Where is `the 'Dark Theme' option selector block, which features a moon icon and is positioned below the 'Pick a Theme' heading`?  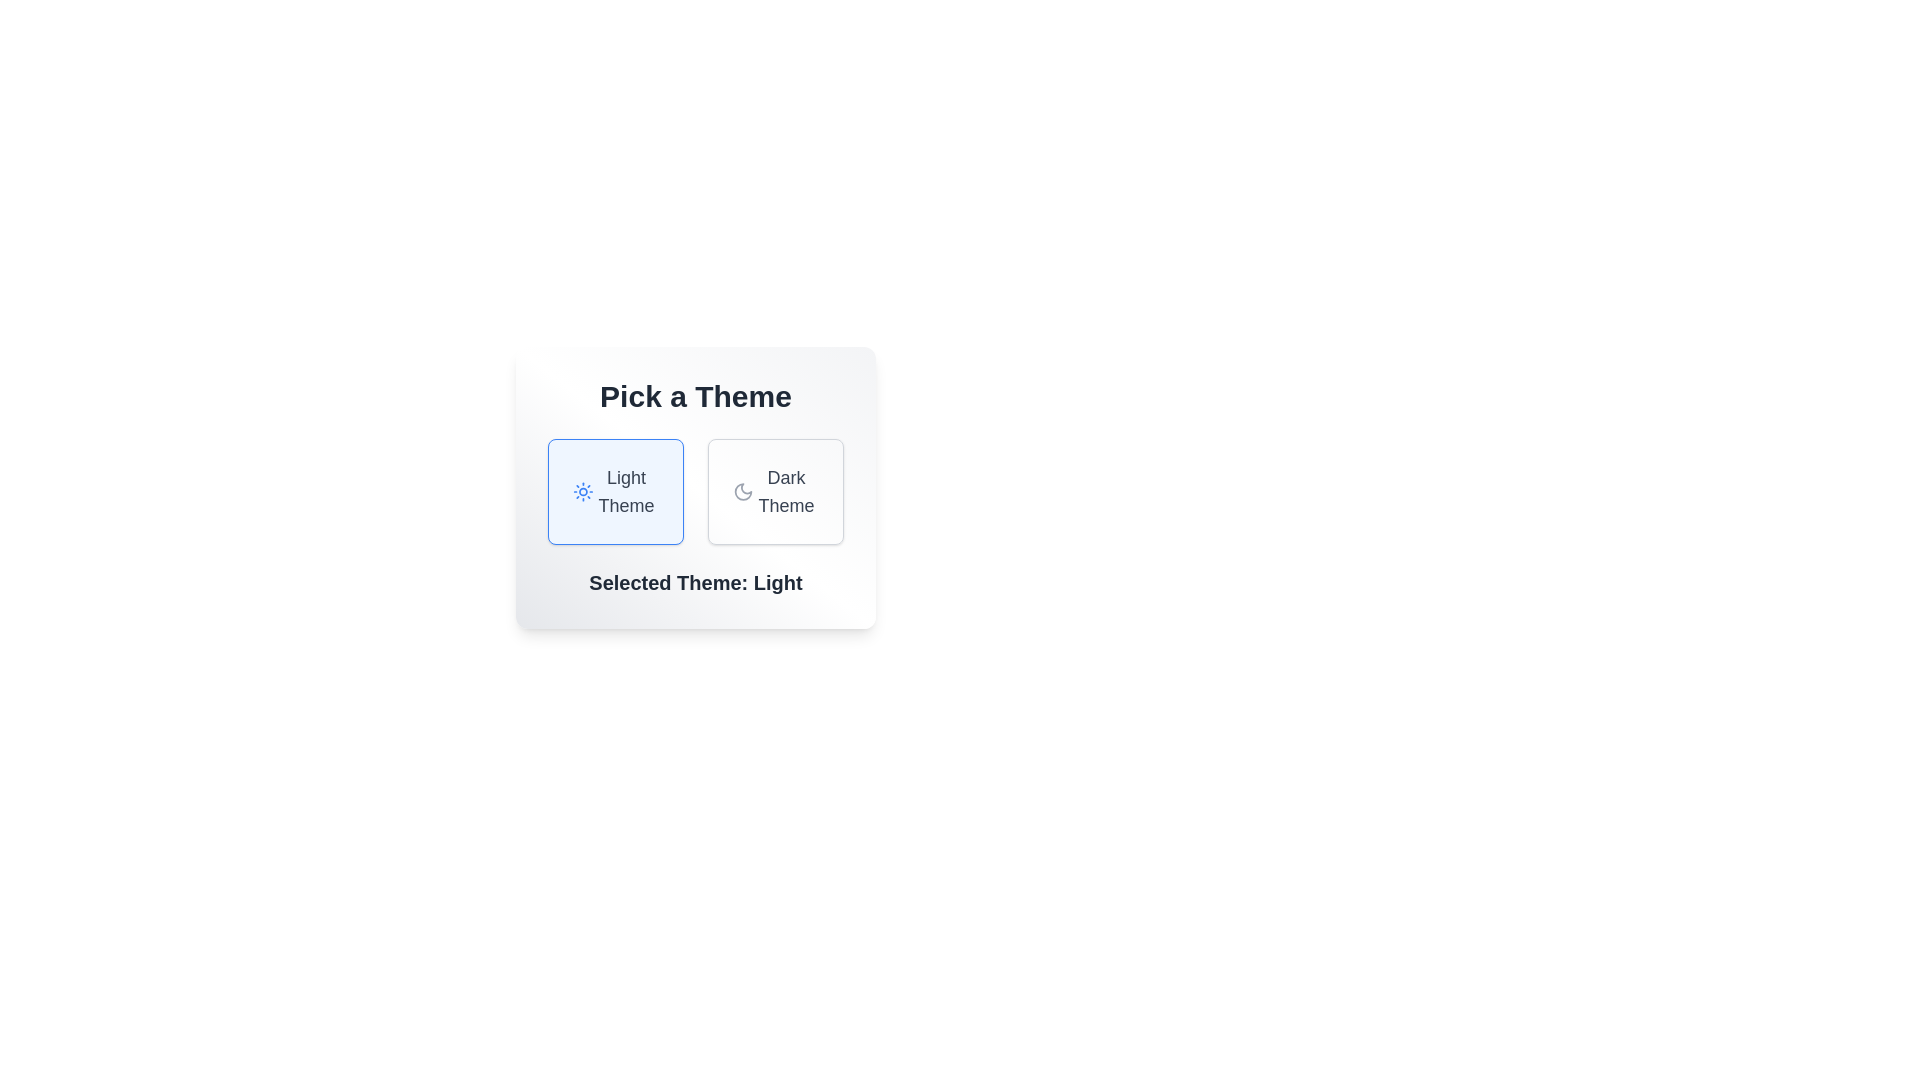 the 'Dark Theme' option selector block, which features a moon icon and is positioned below the 'Pick a Theme' heading is located at coordinates (775, 492).